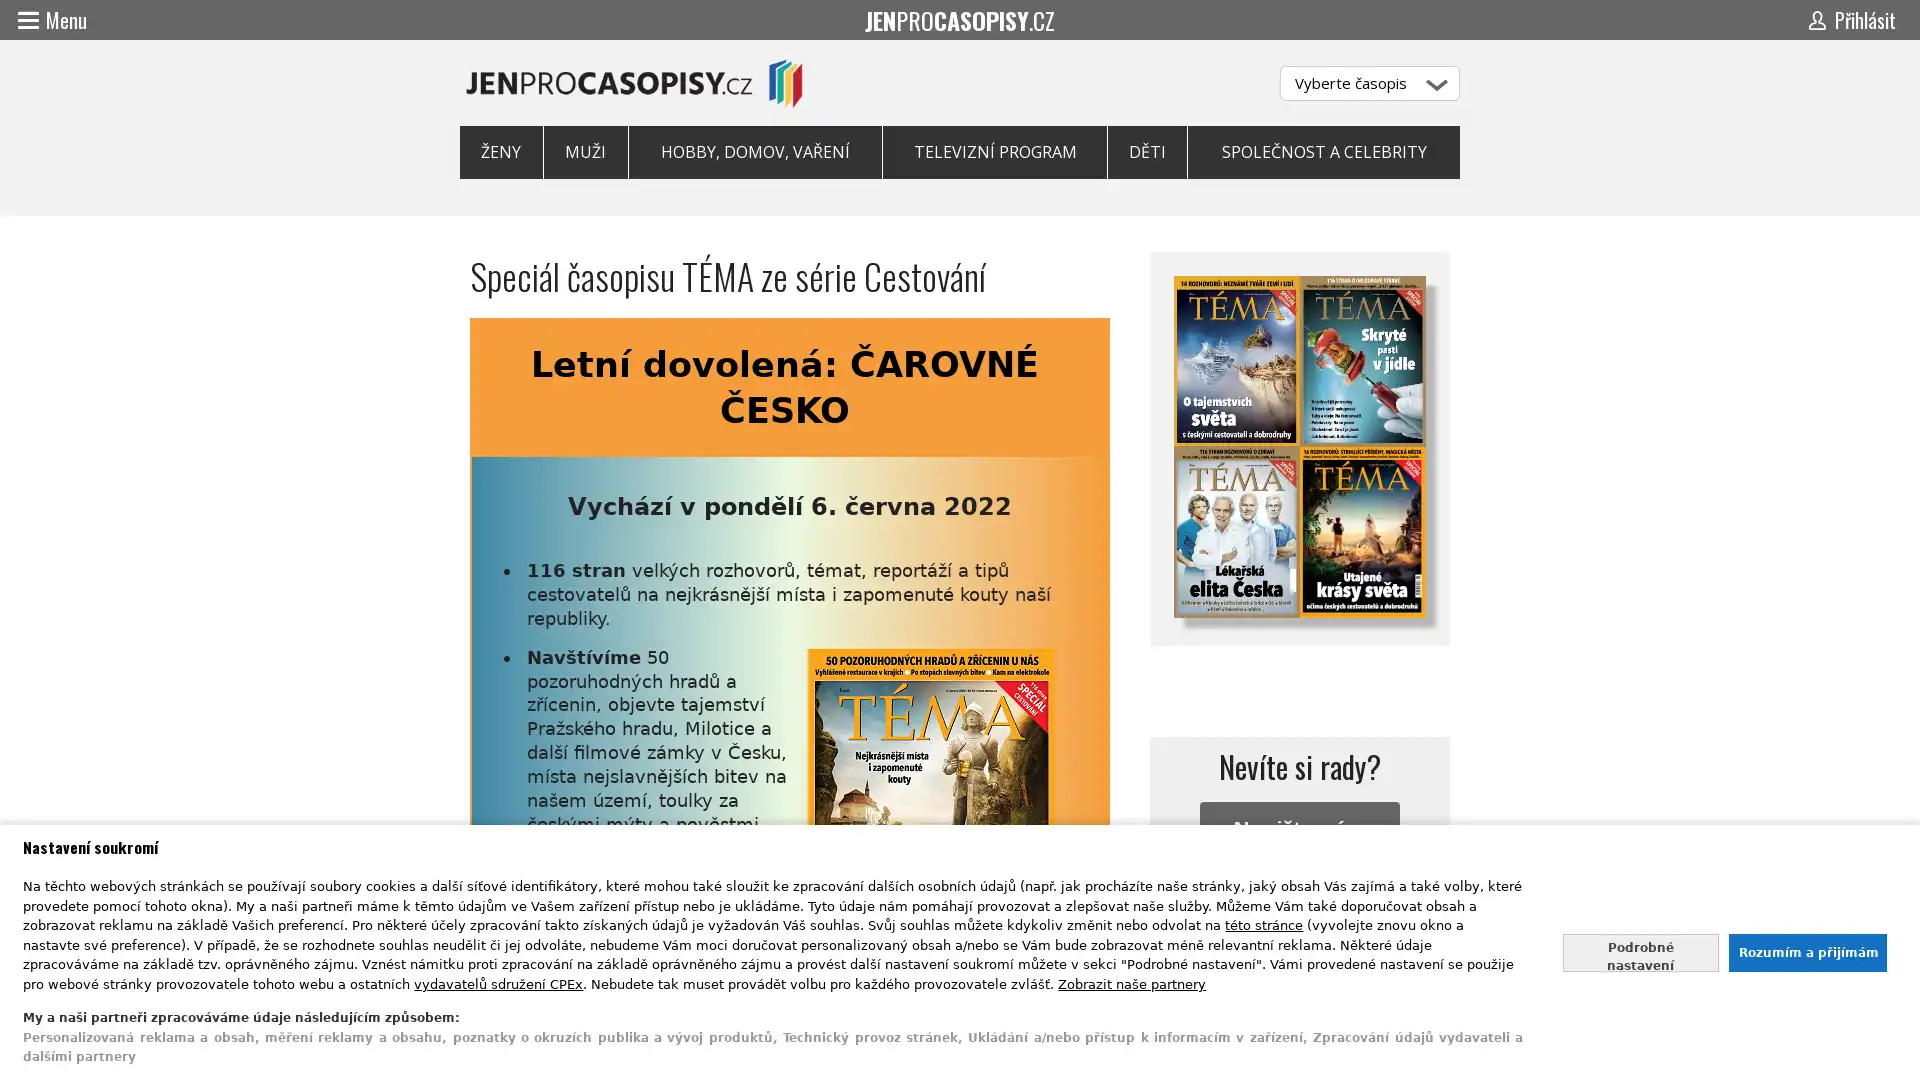 This screenshot has height=1080, width=1920. I want to click on Nastavte sve souhlasy, so click(1640, 951).